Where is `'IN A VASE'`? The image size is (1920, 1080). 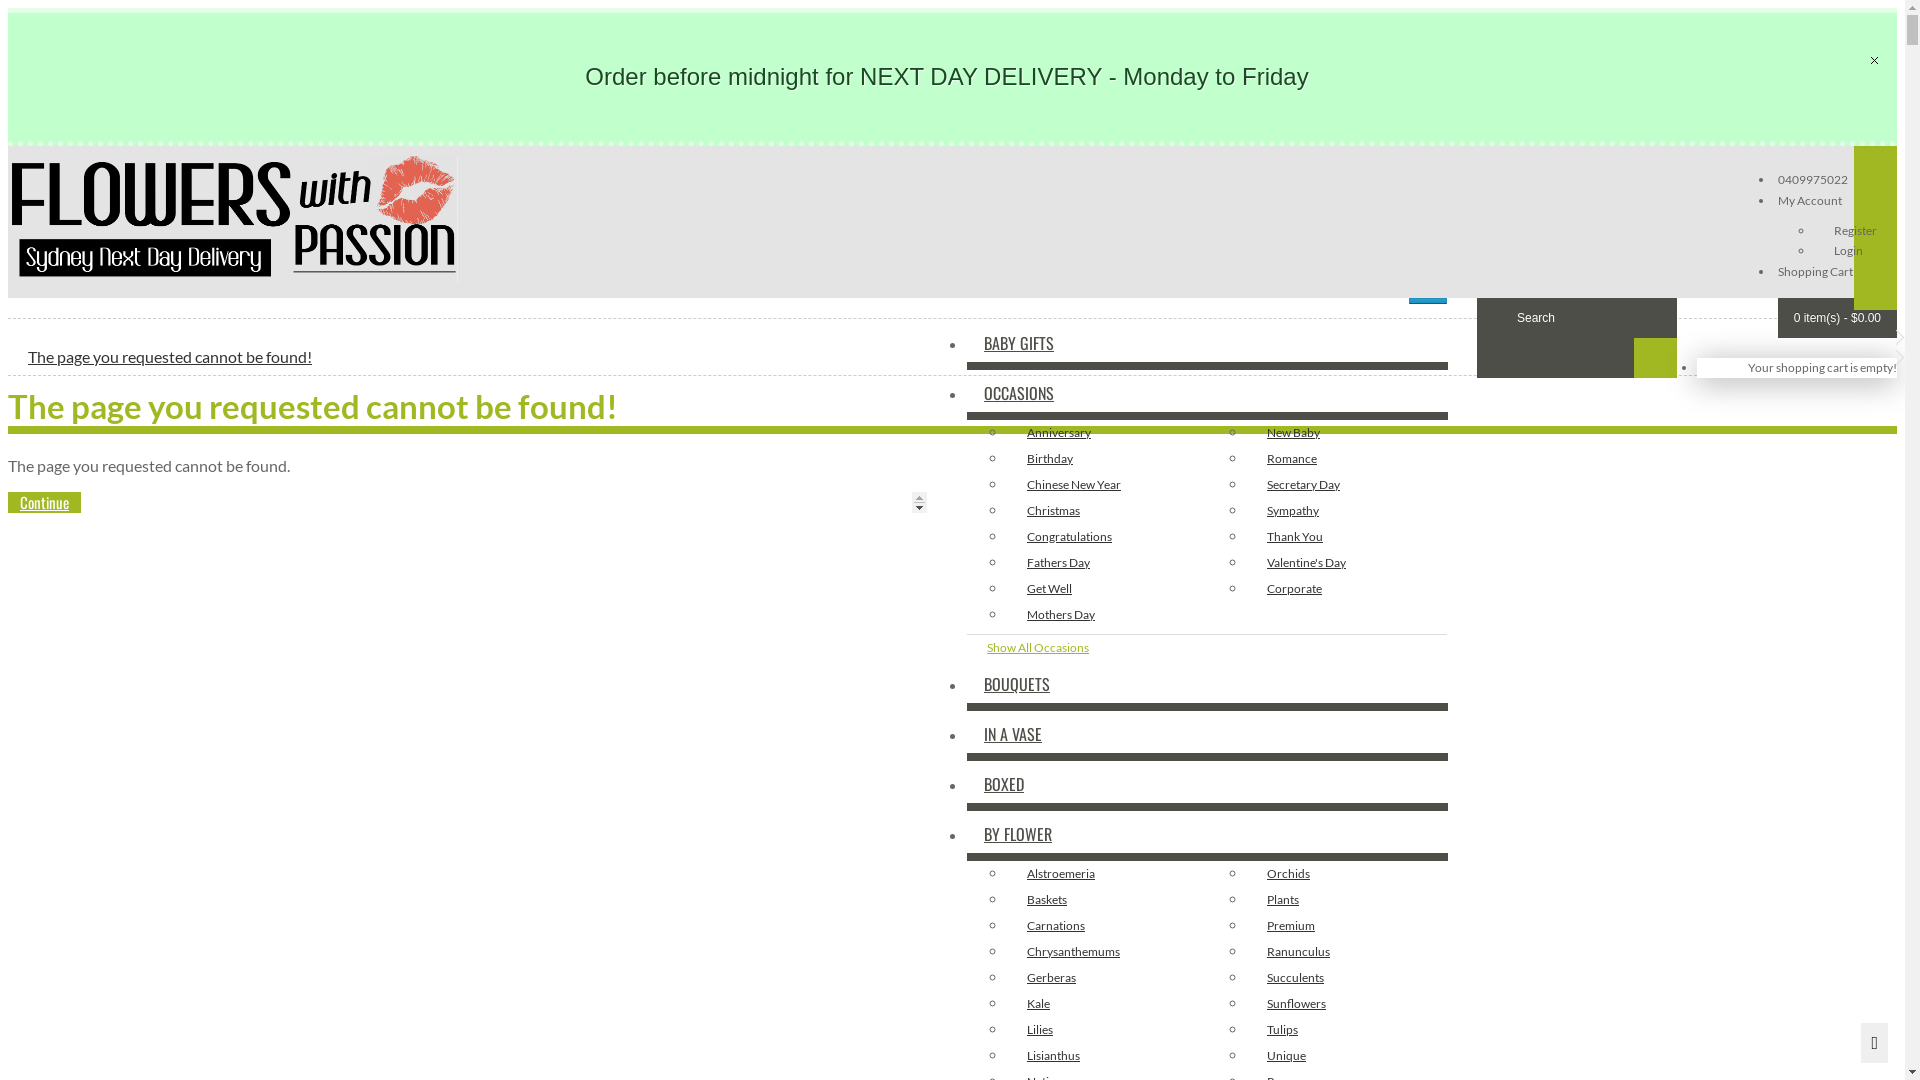
'IN A VASE' is located at coordinates (966, 735).